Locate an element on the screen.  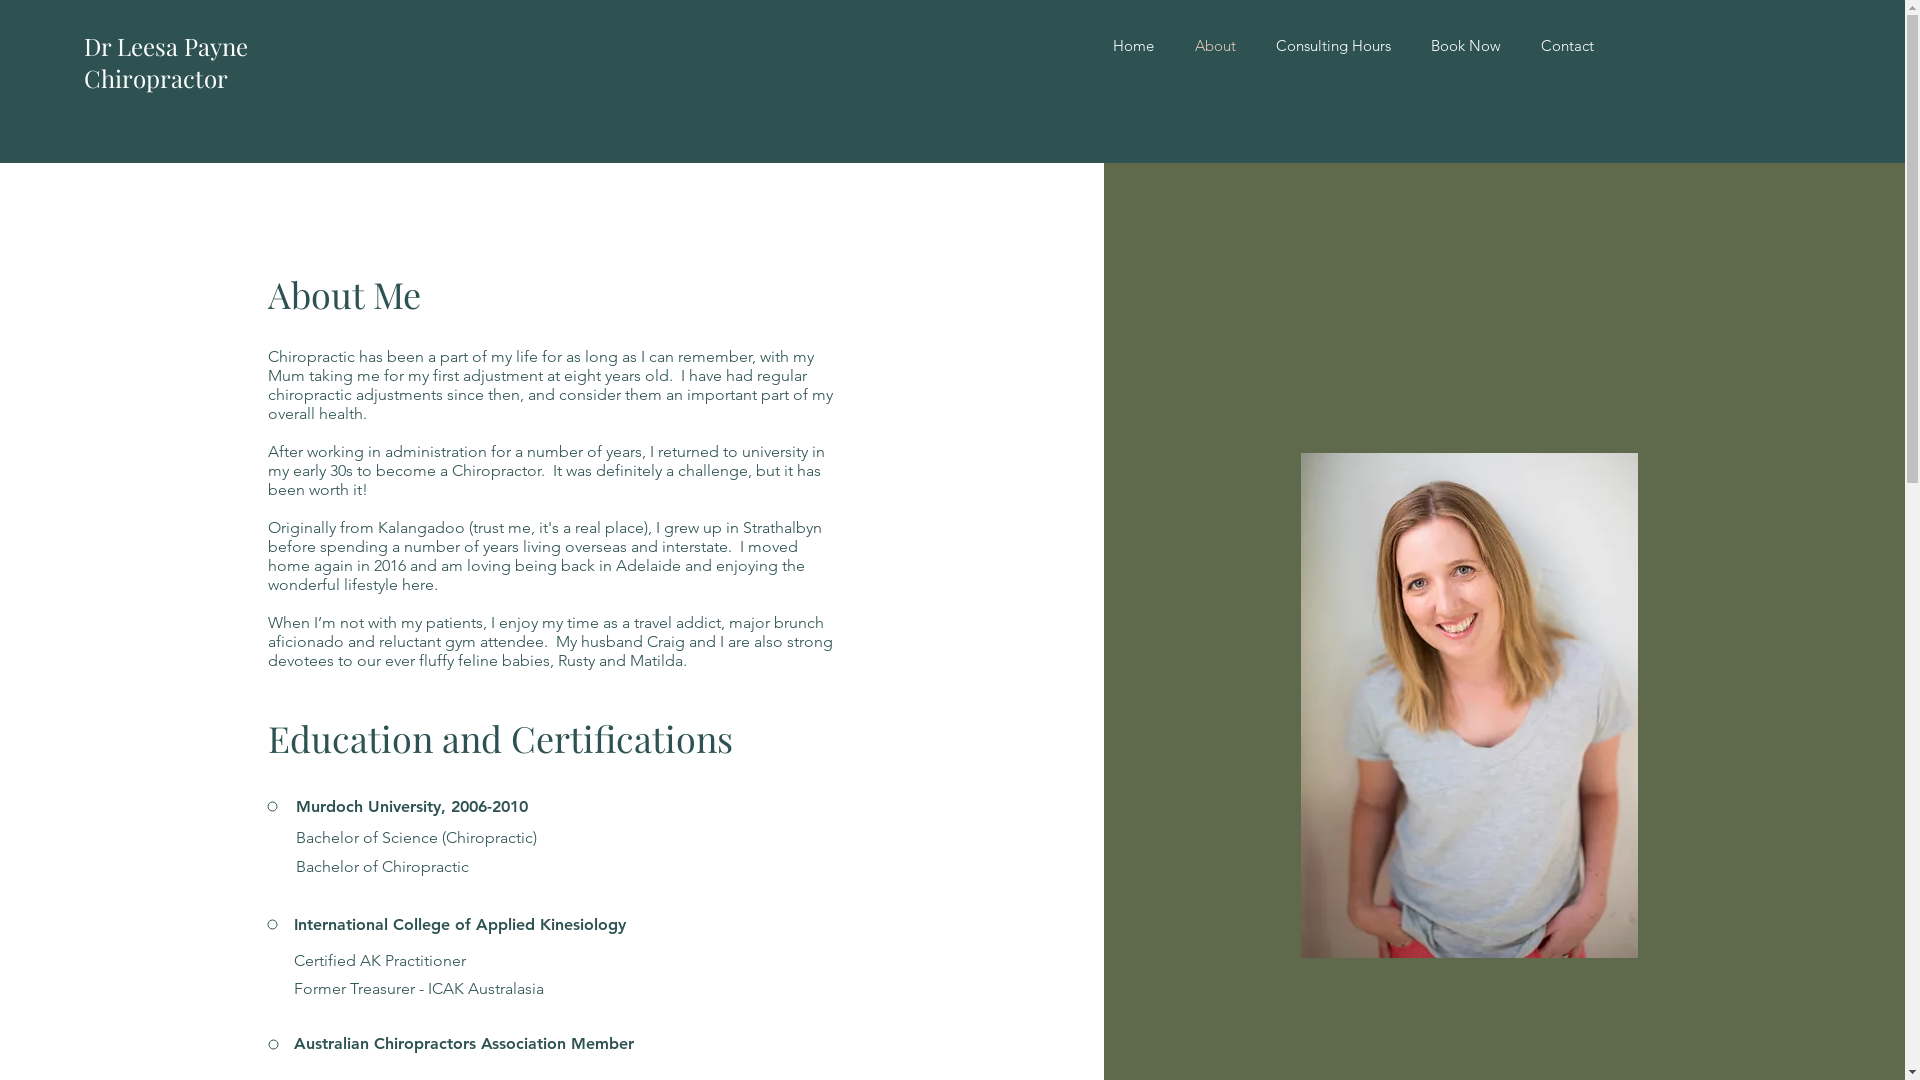
'Consulting Hours' is located at coordinates (1333, 45).